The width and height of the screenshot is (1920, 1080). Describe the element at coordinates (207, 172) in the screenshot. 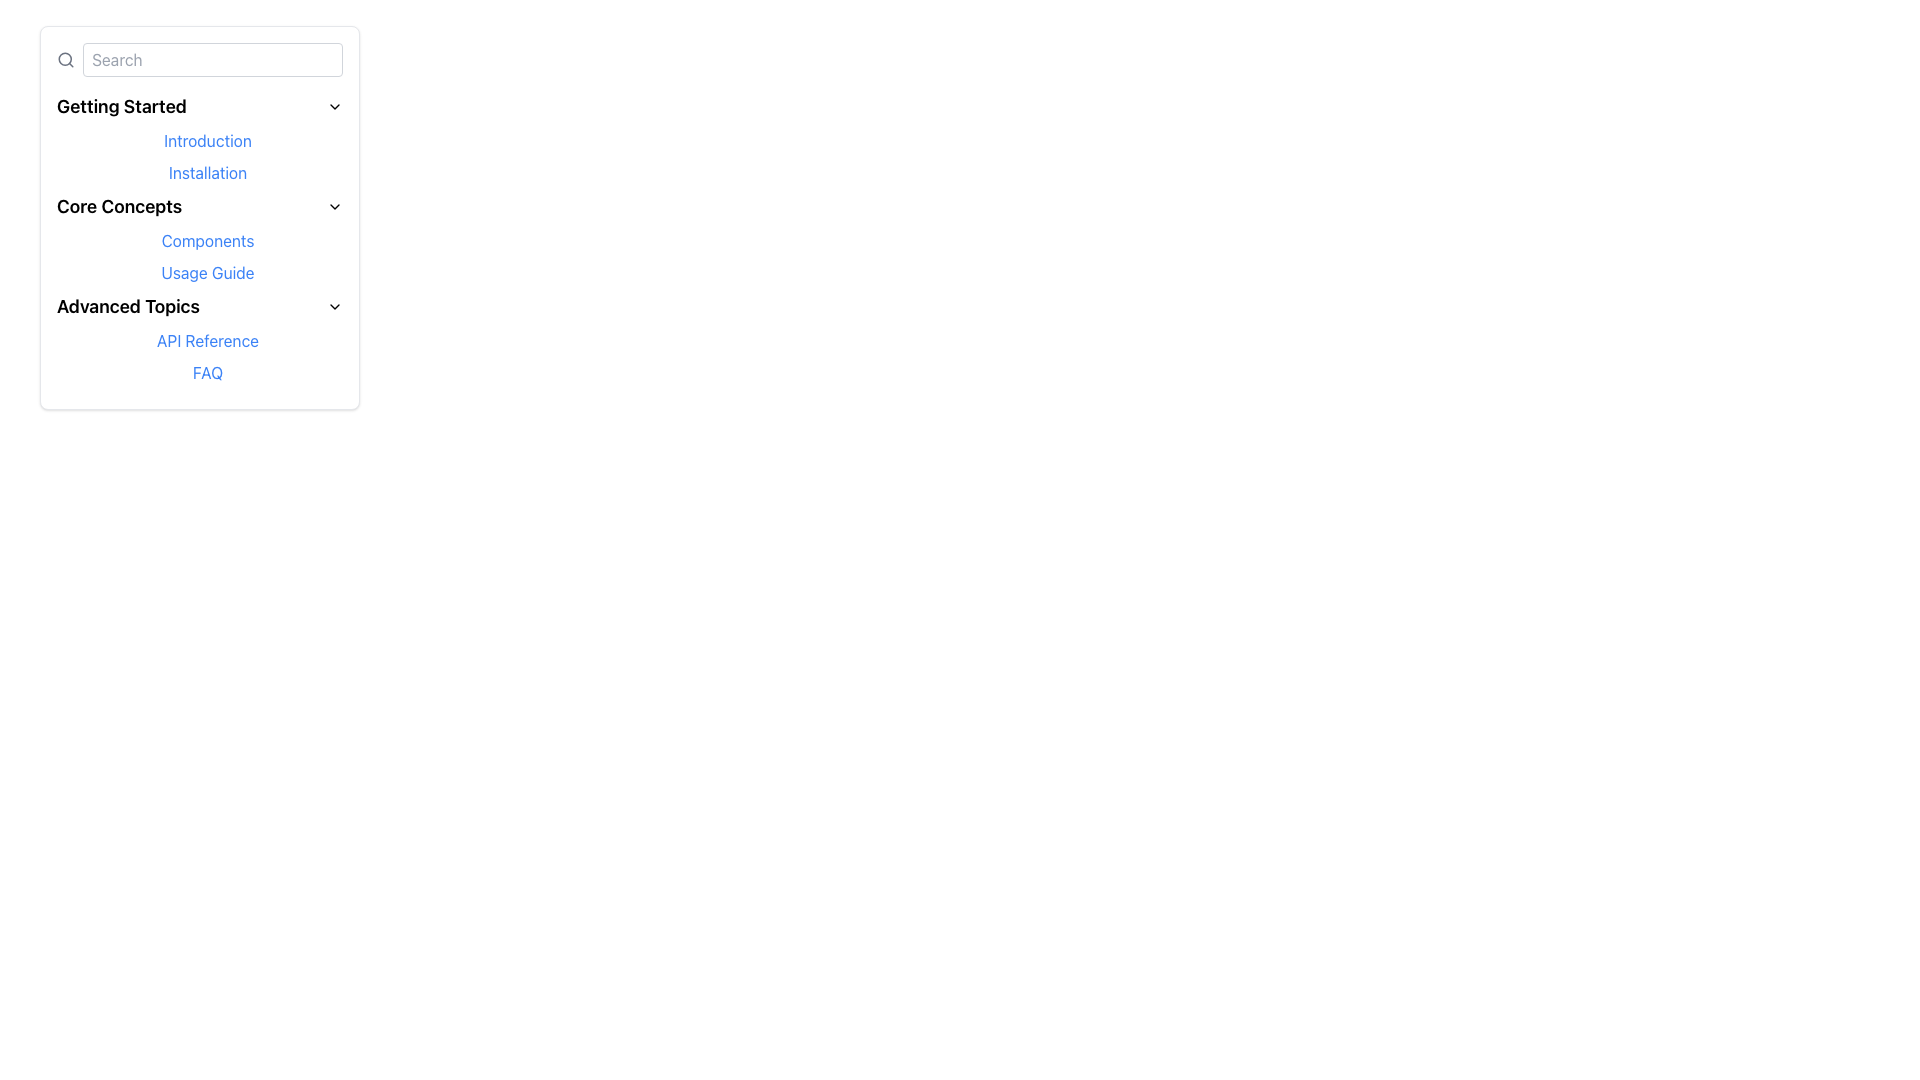

I see `the 'Installation' hyperlink styled in blue and underlined, located directly below the 'Introduction' element in the 'Getting Started' section` at that location.